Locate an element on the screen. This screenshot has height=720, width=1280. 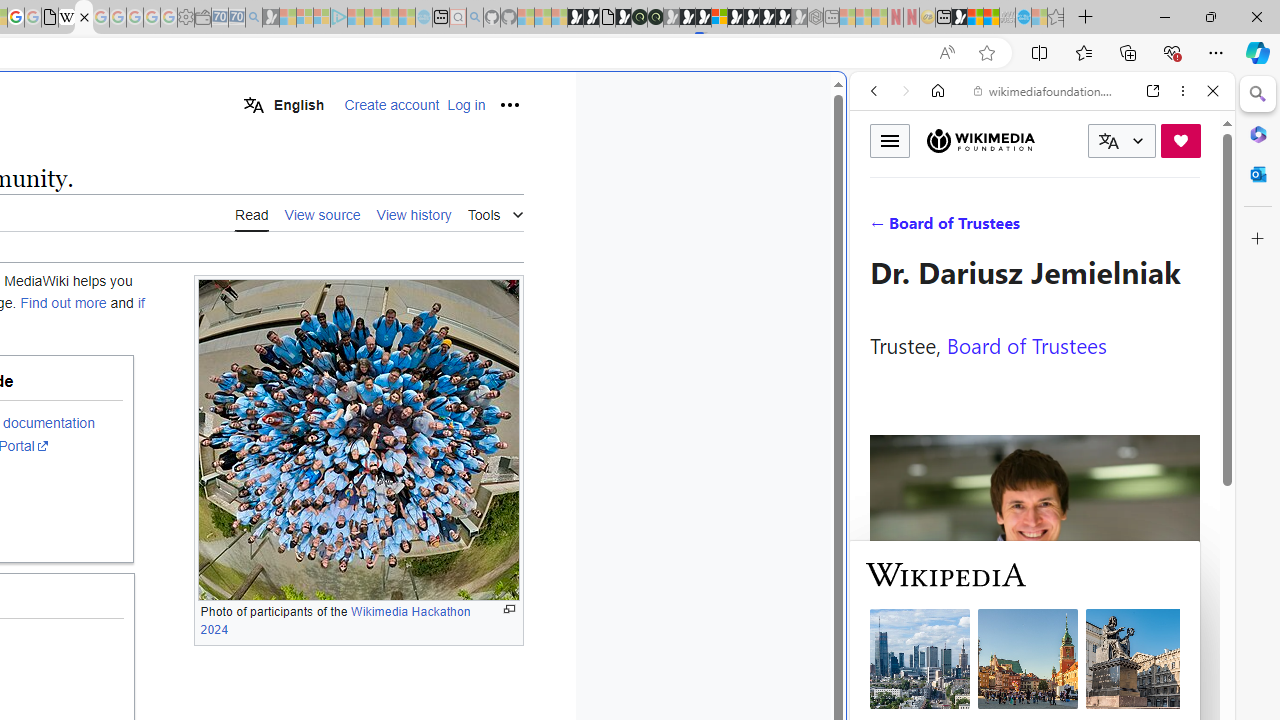
'Board of Trustees' is located at coordinates (1026, 343).